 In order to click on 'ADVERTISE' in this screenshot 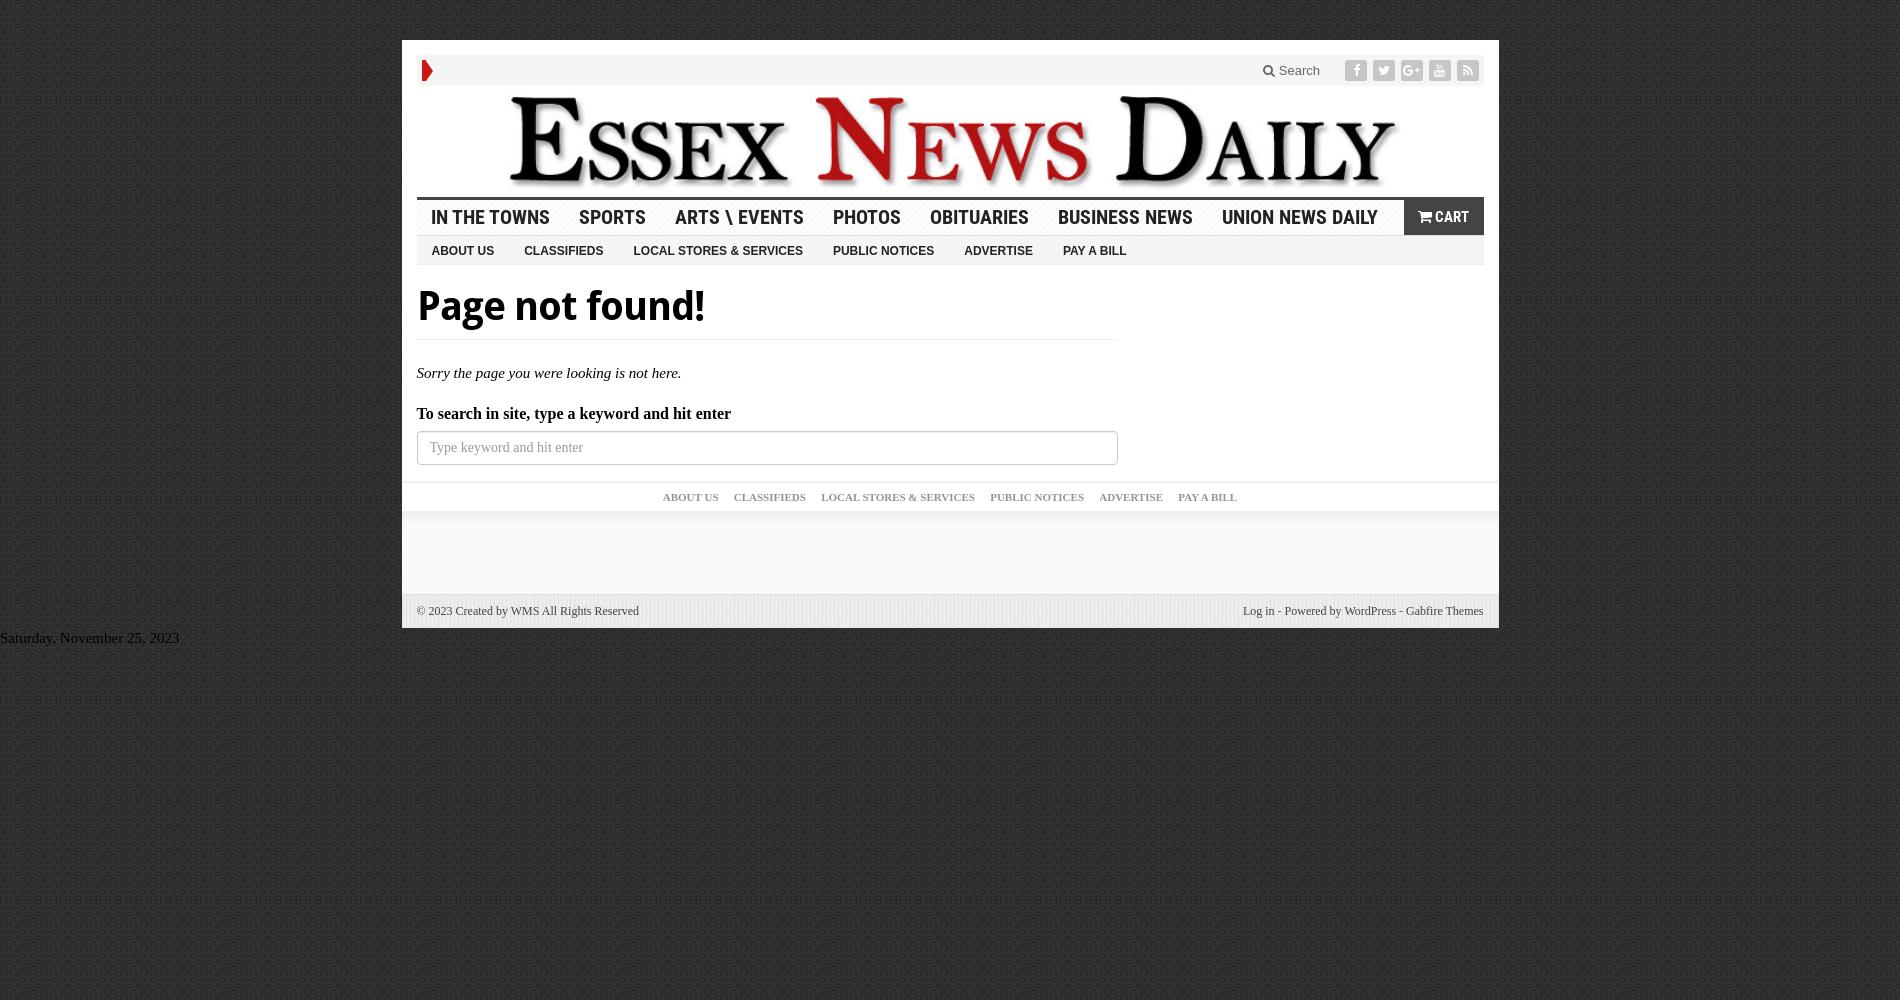, I will do `click(1131, 496)`.